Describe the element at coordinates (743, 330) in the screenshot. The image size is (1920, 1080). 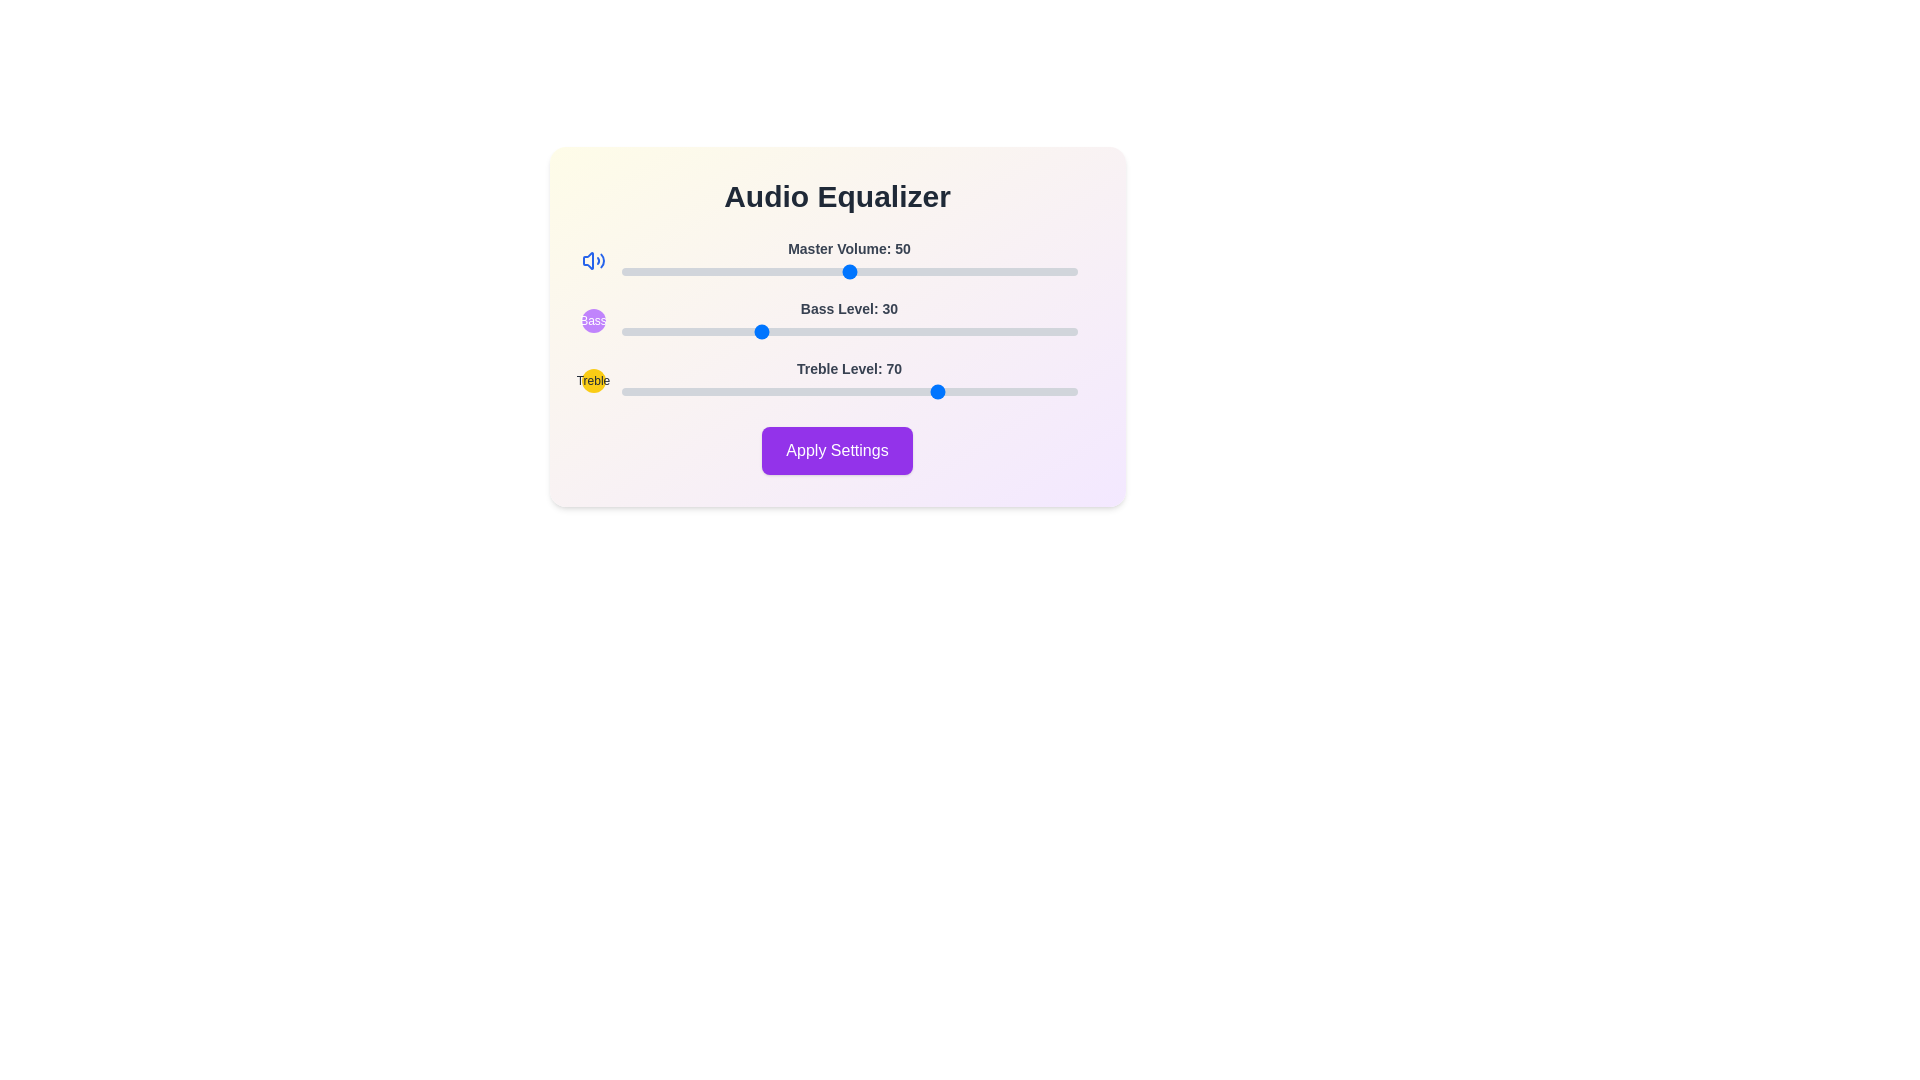
I see `bass level` at that location.